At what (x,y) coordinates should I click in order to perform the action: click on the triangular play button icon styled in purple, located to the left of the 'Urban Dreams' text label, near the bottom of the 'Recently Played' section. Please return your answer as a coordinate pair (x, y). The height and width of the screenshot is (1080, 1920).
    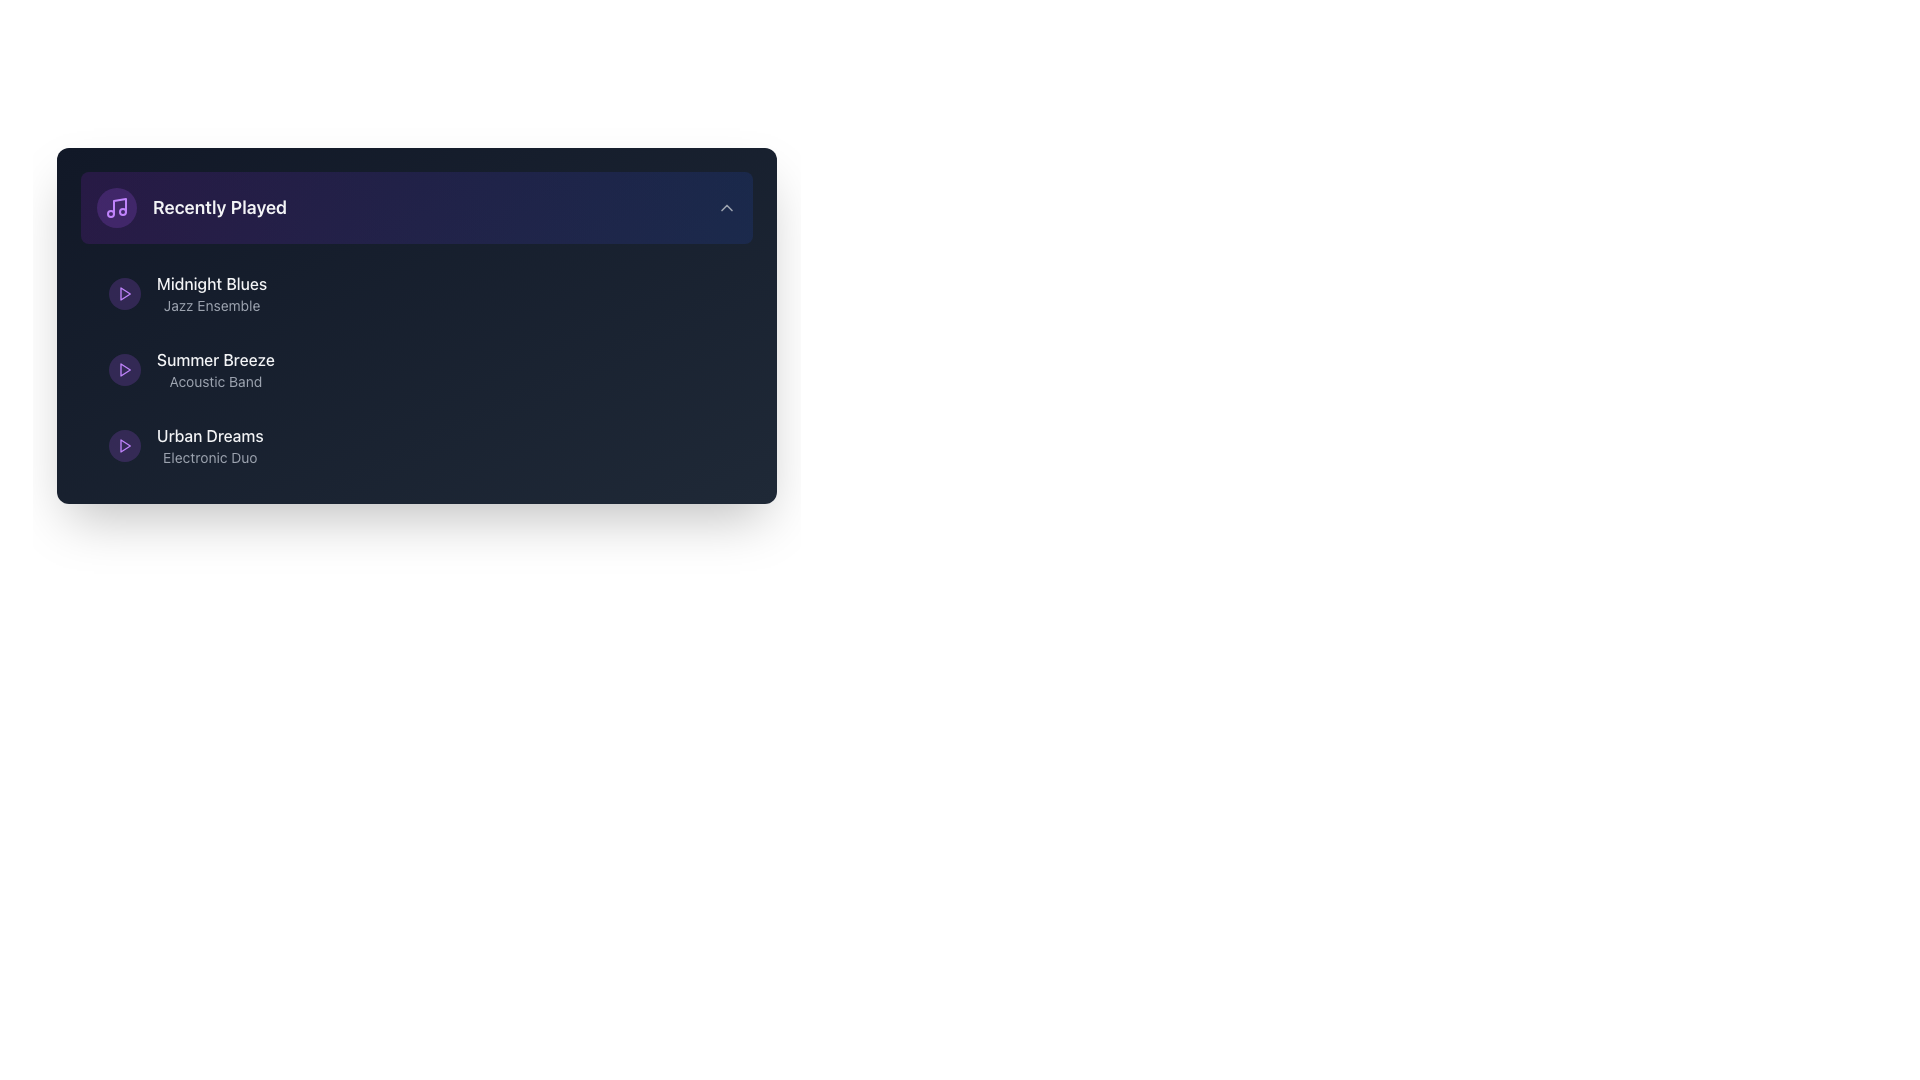
    Looking at the image, I should click on (123, 445).